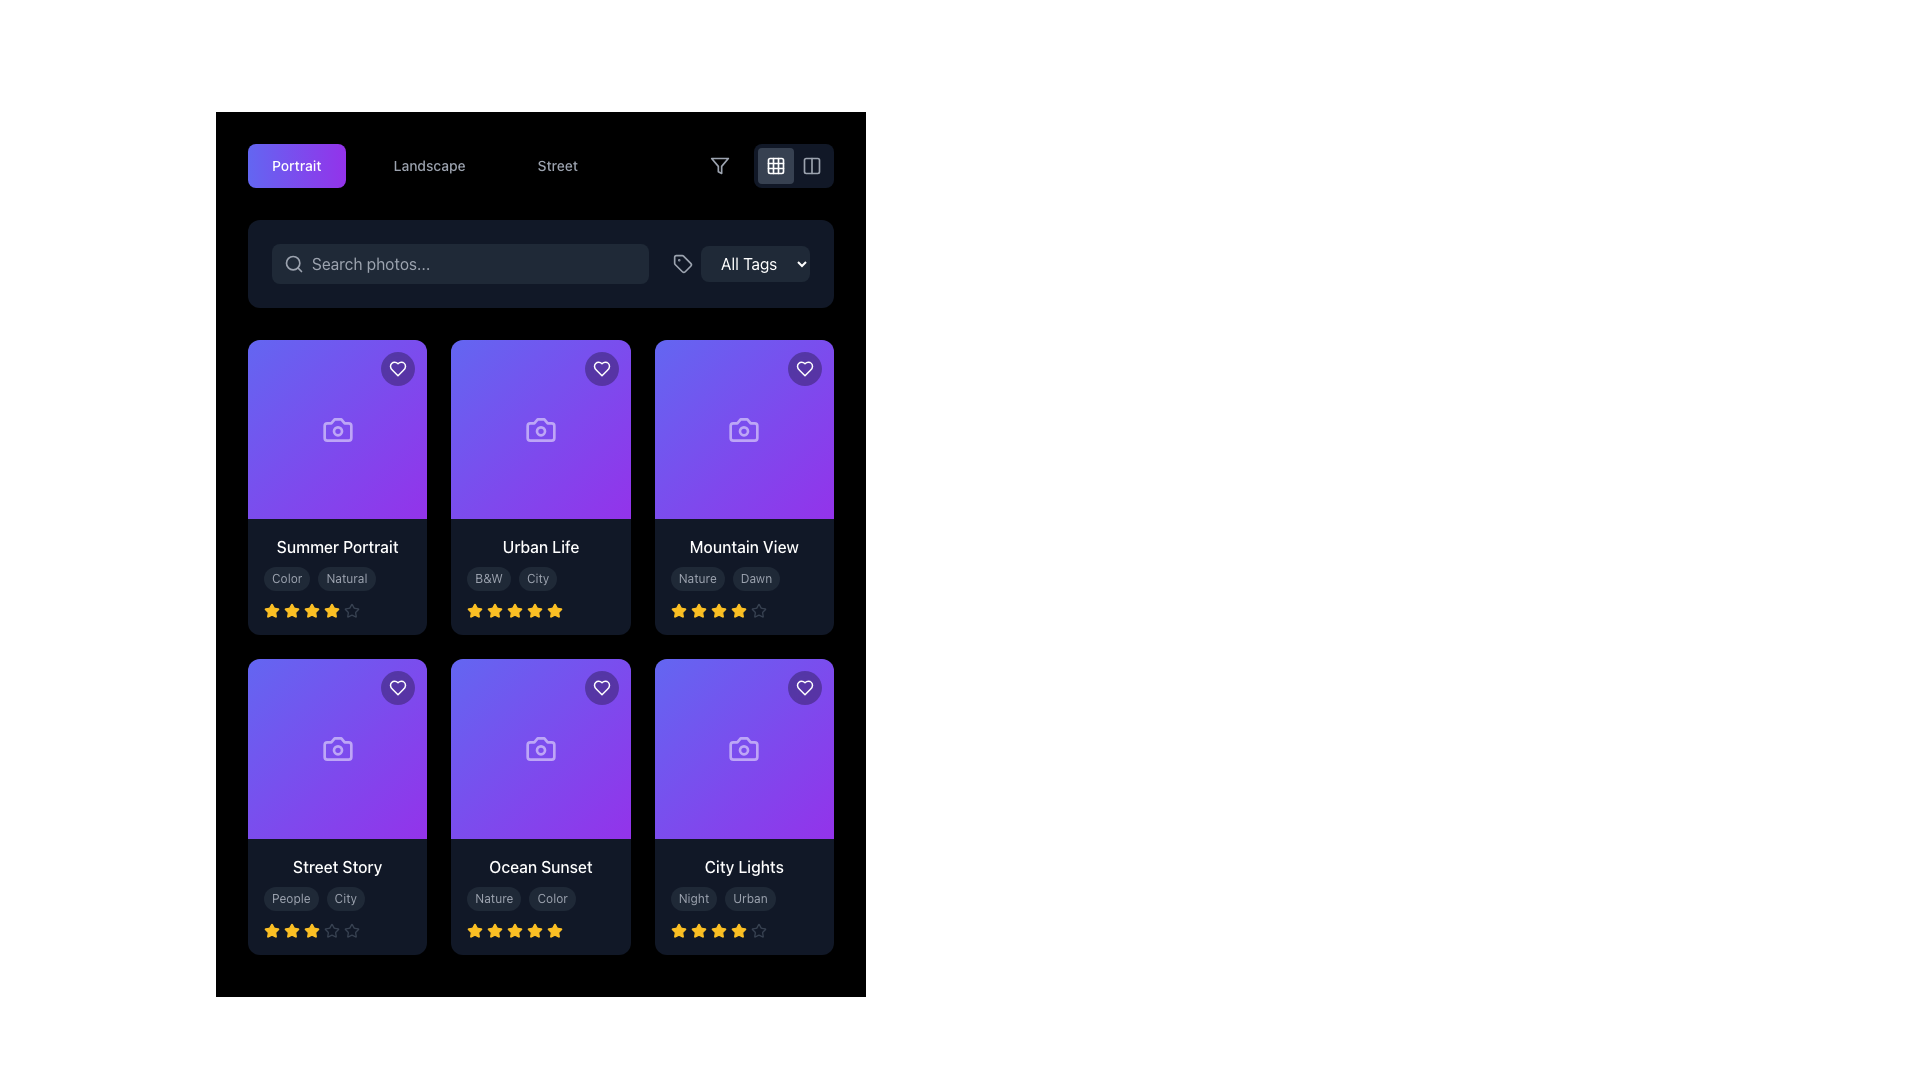 This screenshot has height=1080, width=1920. What do you see at coordinates (541, 428) in the screenshot?
I see `the Decorative Icon representing a camera, which is located in the center of the 'Urban Life' card, positioned above the title and tags sections` at bounding box center [541, 428].